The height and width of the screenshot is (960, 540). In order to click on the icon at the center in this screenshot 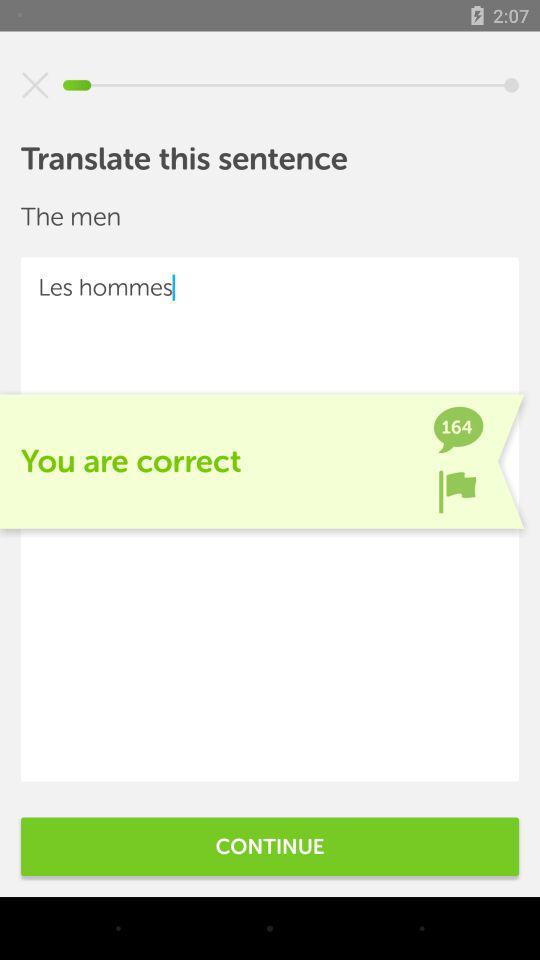, I will do `click(270, 518)`.